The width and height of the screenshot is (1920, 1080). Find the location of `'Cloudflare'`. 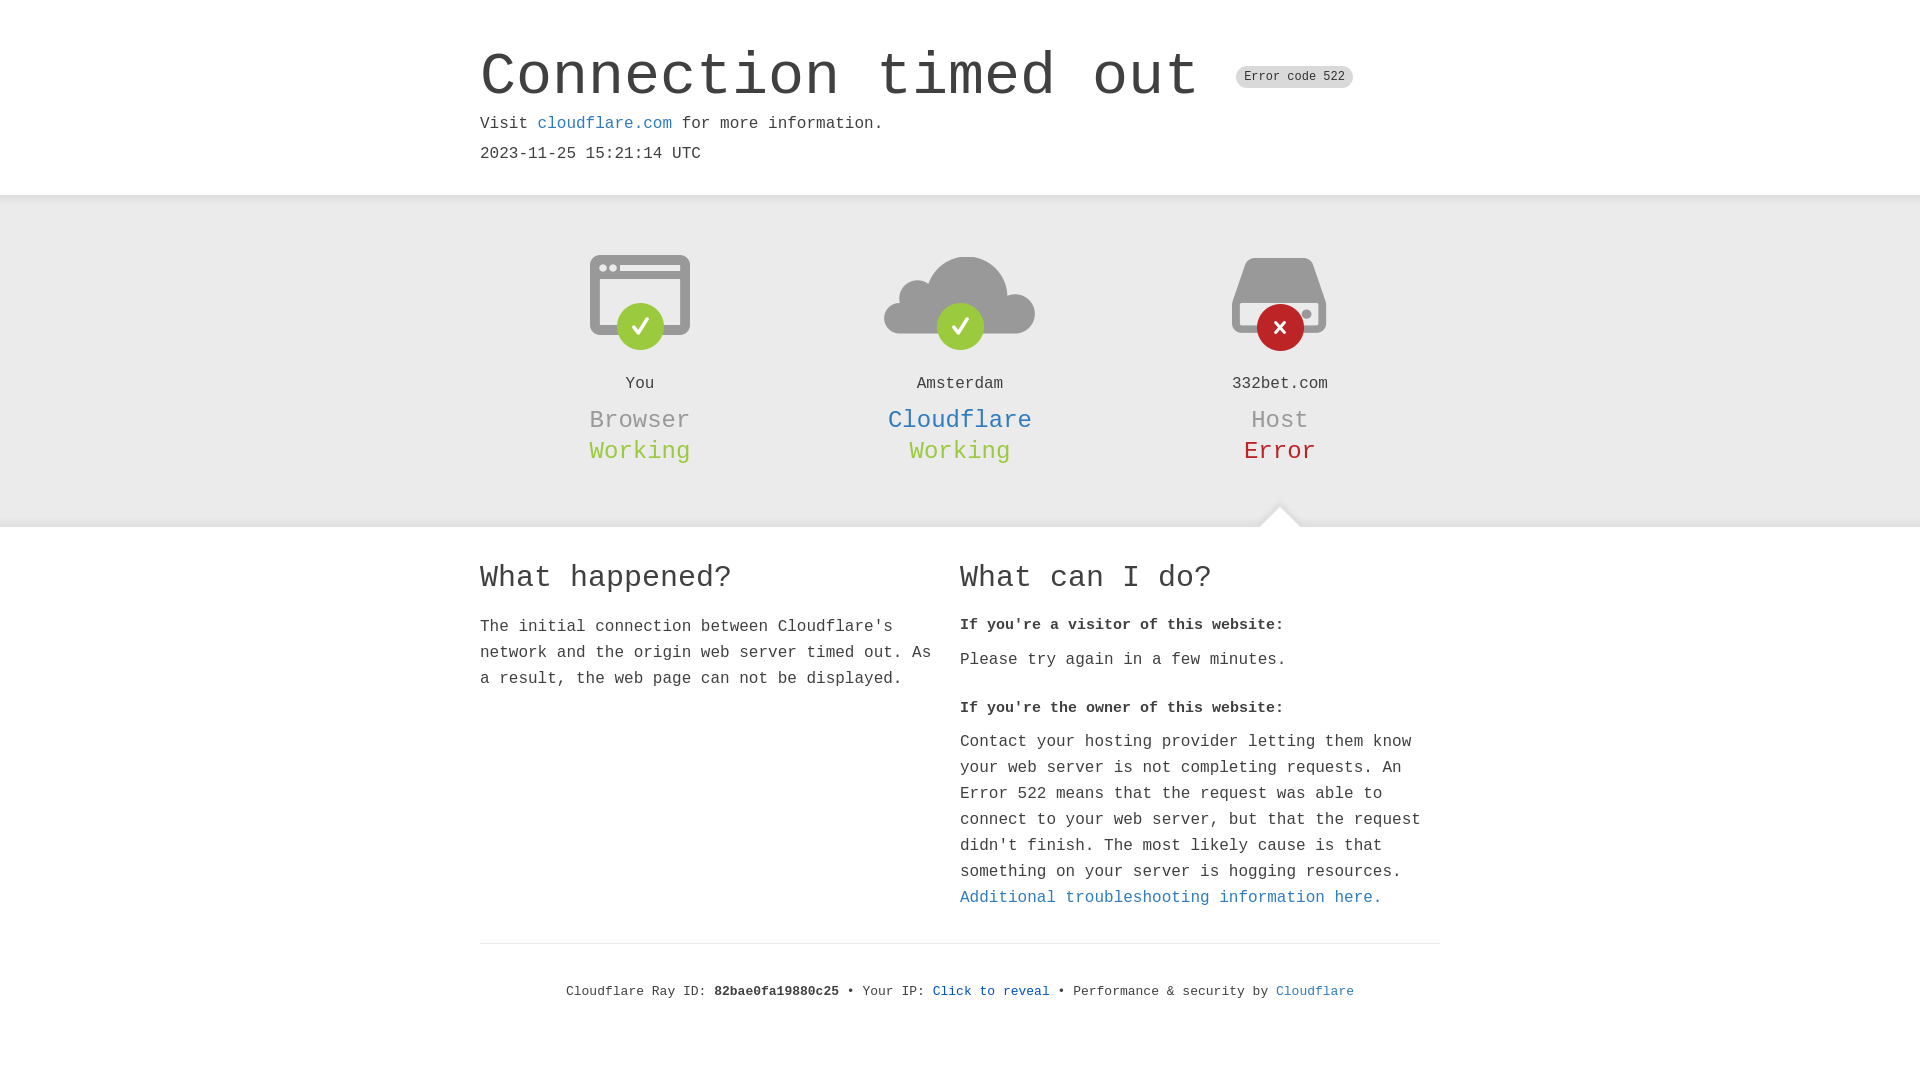

'Cloudflare' is located at coordinates (887, 419).